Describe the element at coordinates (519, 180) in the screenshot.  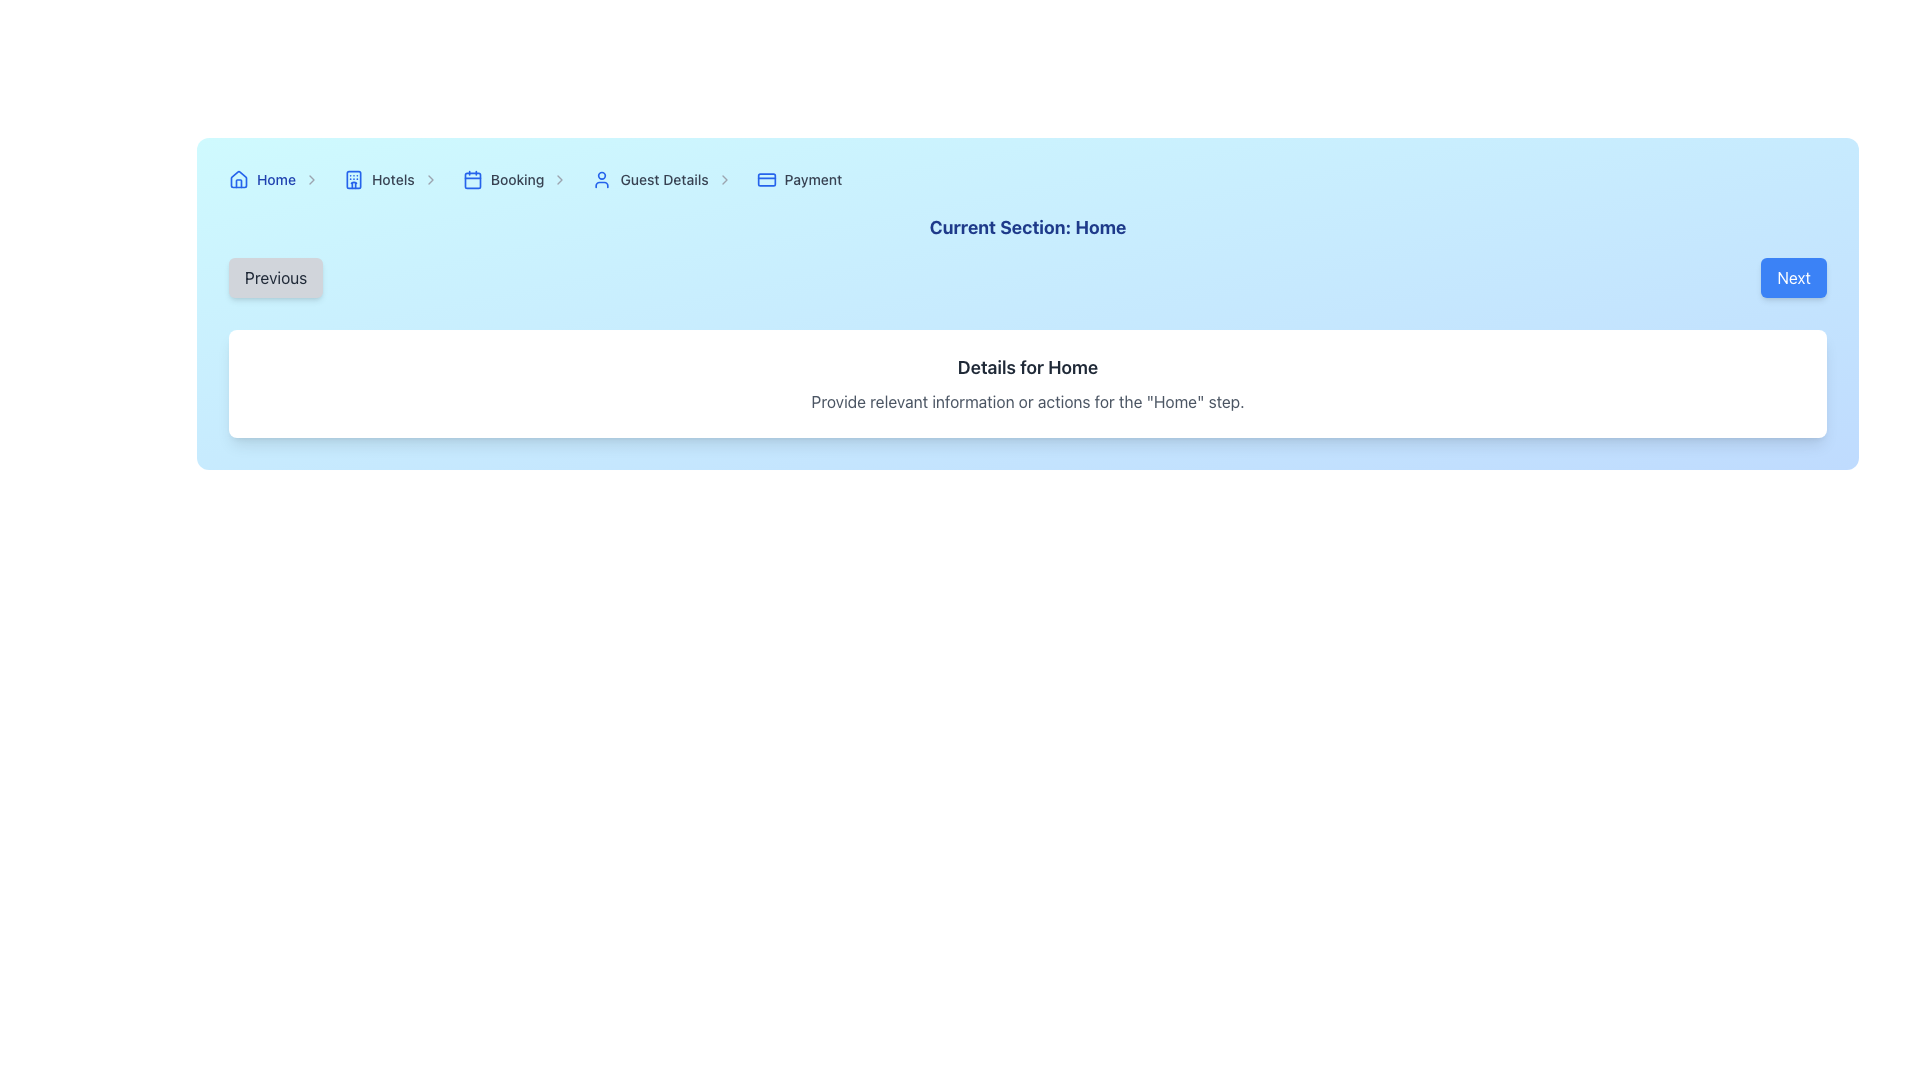
I see `the breadcrumb navigation item labeled 'Booking'` at that location.